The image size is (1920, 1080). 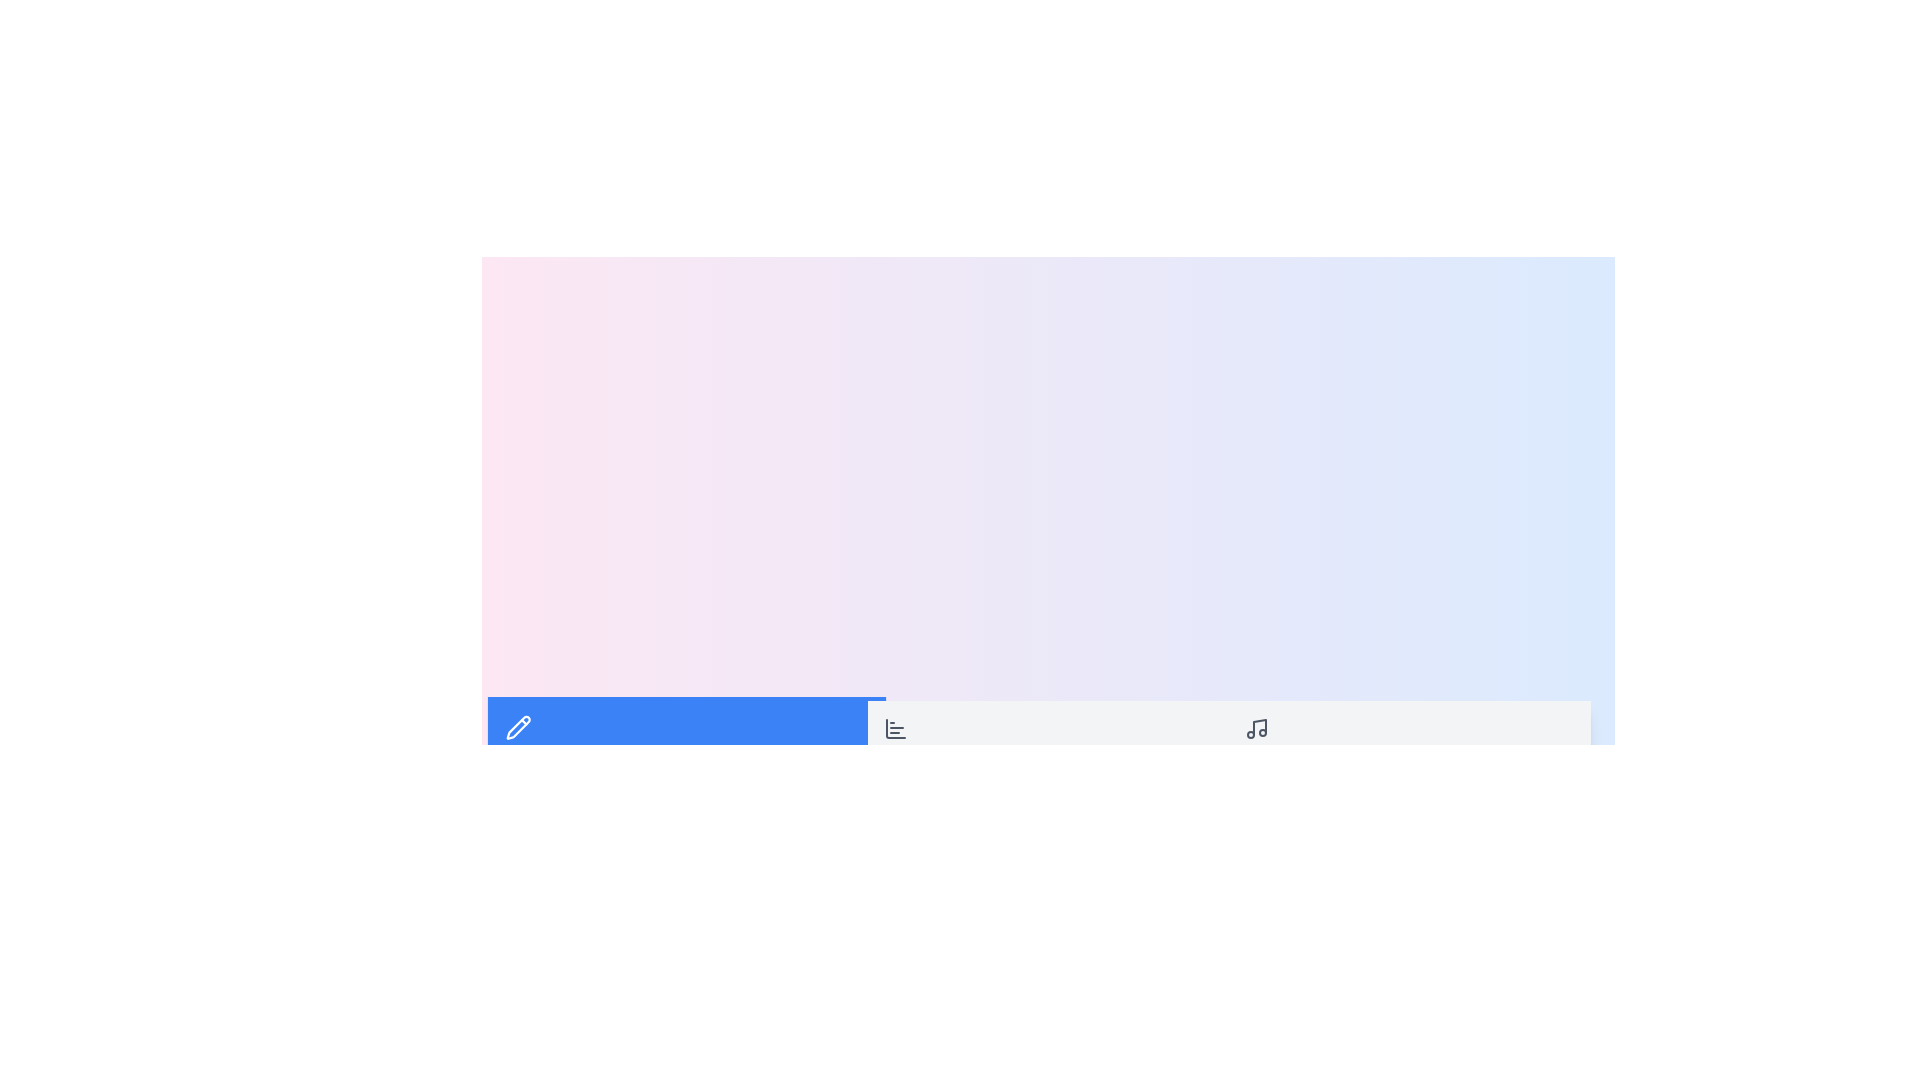 I want to click on the tab labeled Audio to view its content, so click(x=1409, y=740).